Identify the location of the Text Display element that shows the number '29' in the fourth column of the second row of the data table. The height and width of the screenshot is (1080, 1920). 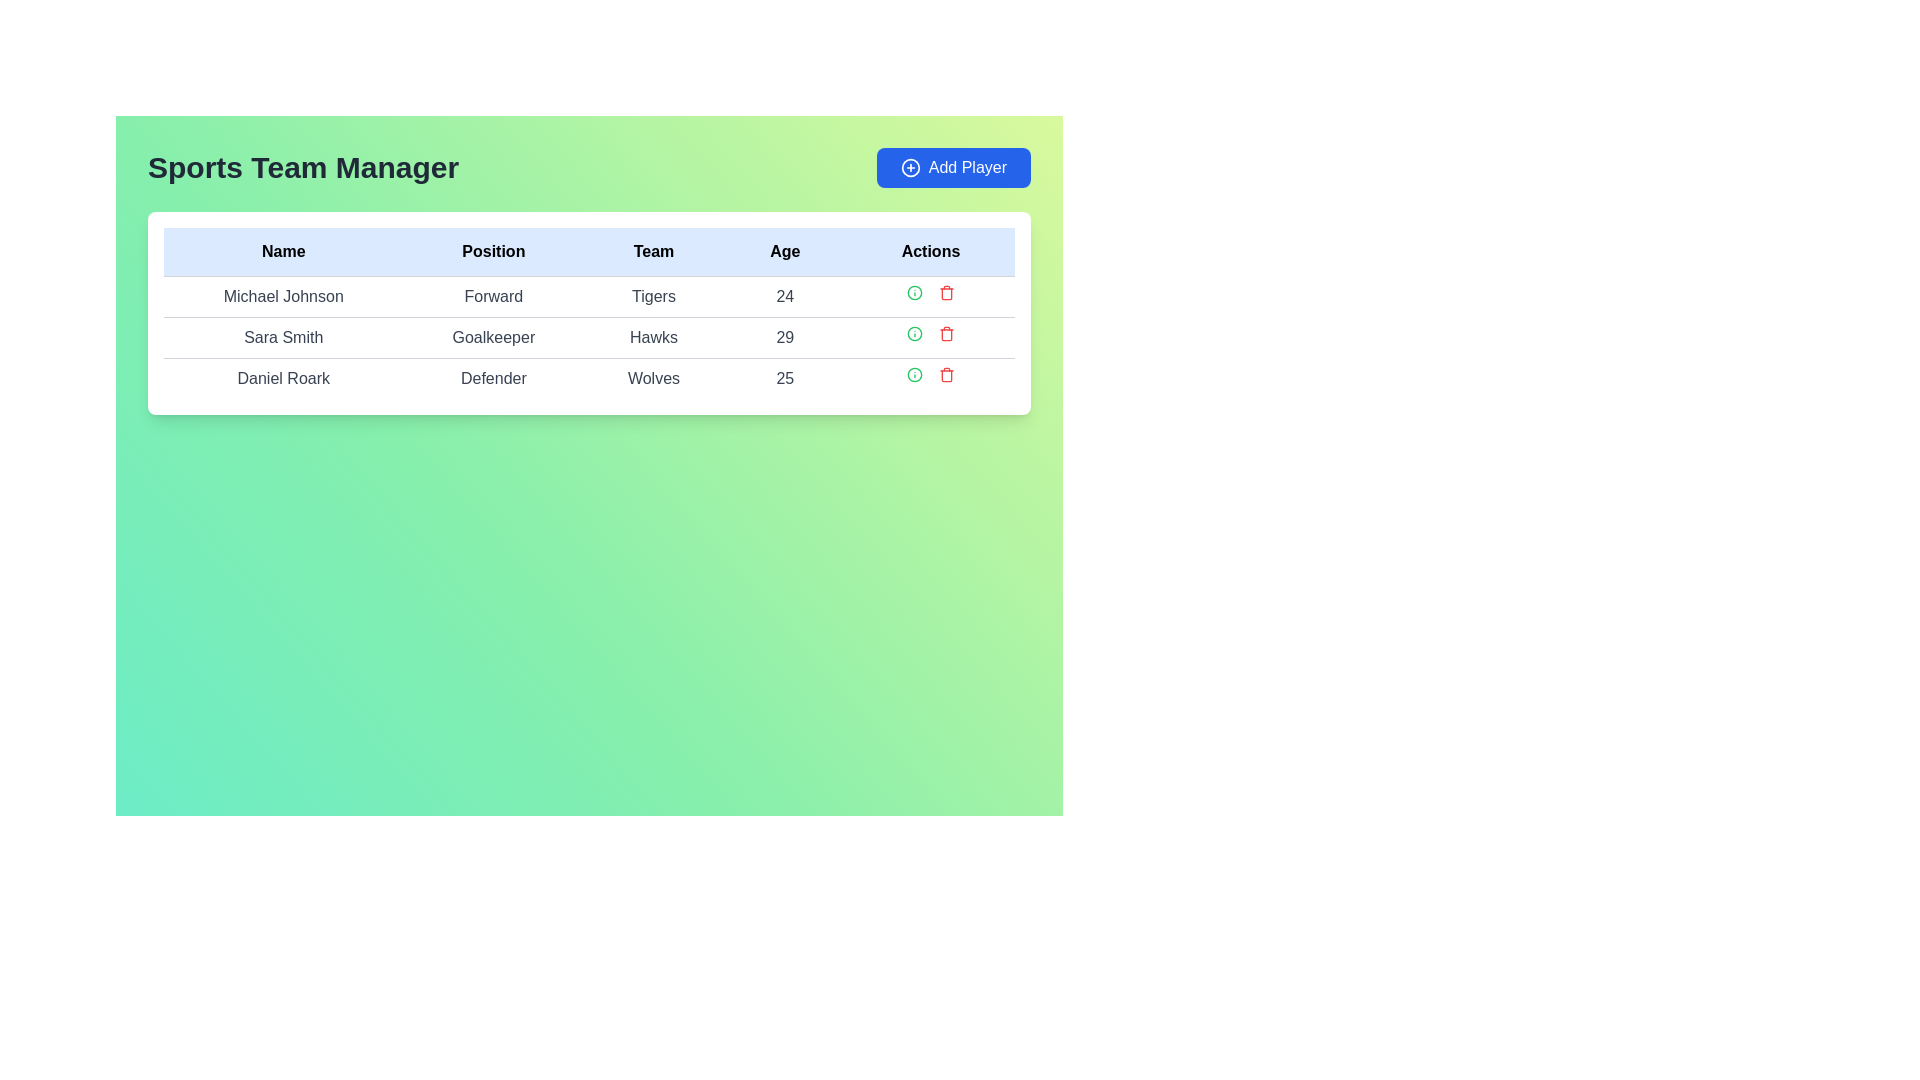
(784, 337).